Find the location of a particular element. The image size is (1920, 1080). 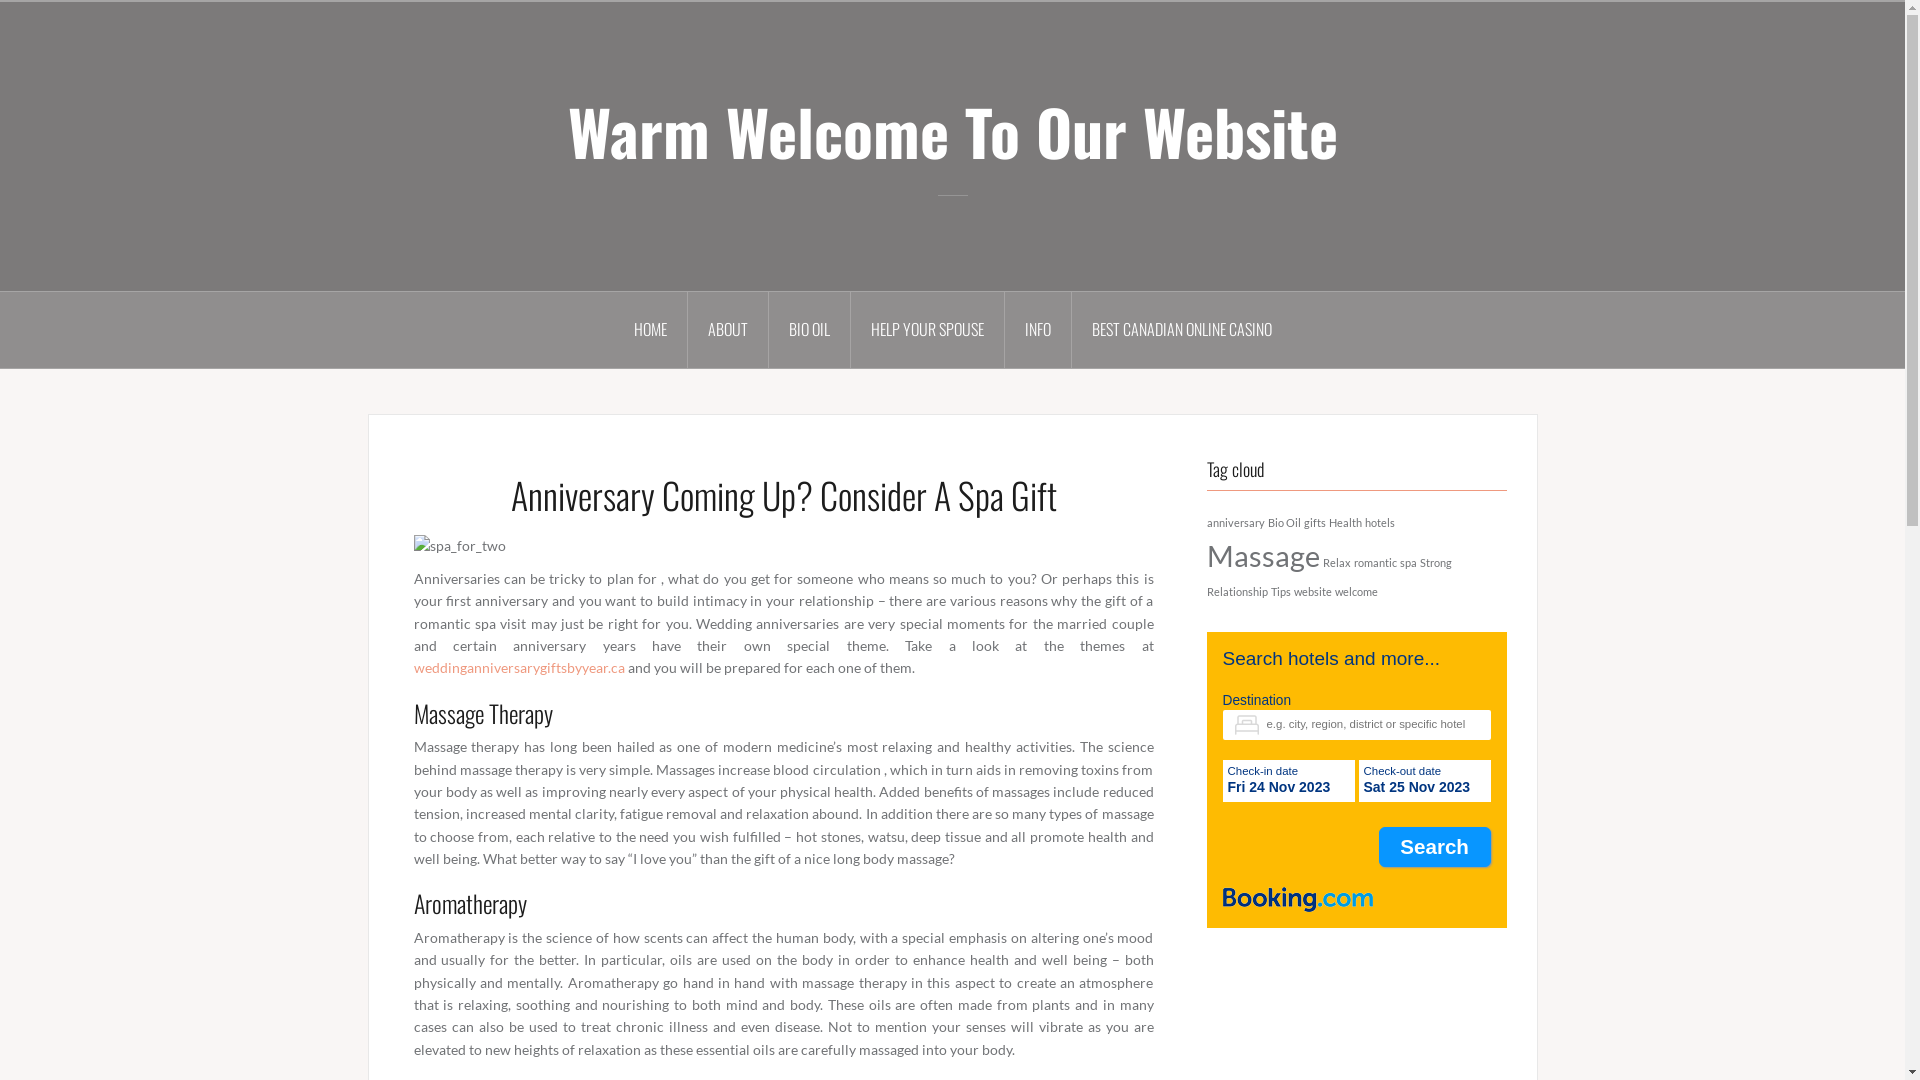

'ABOUT' is located at coordinates (687, 329).